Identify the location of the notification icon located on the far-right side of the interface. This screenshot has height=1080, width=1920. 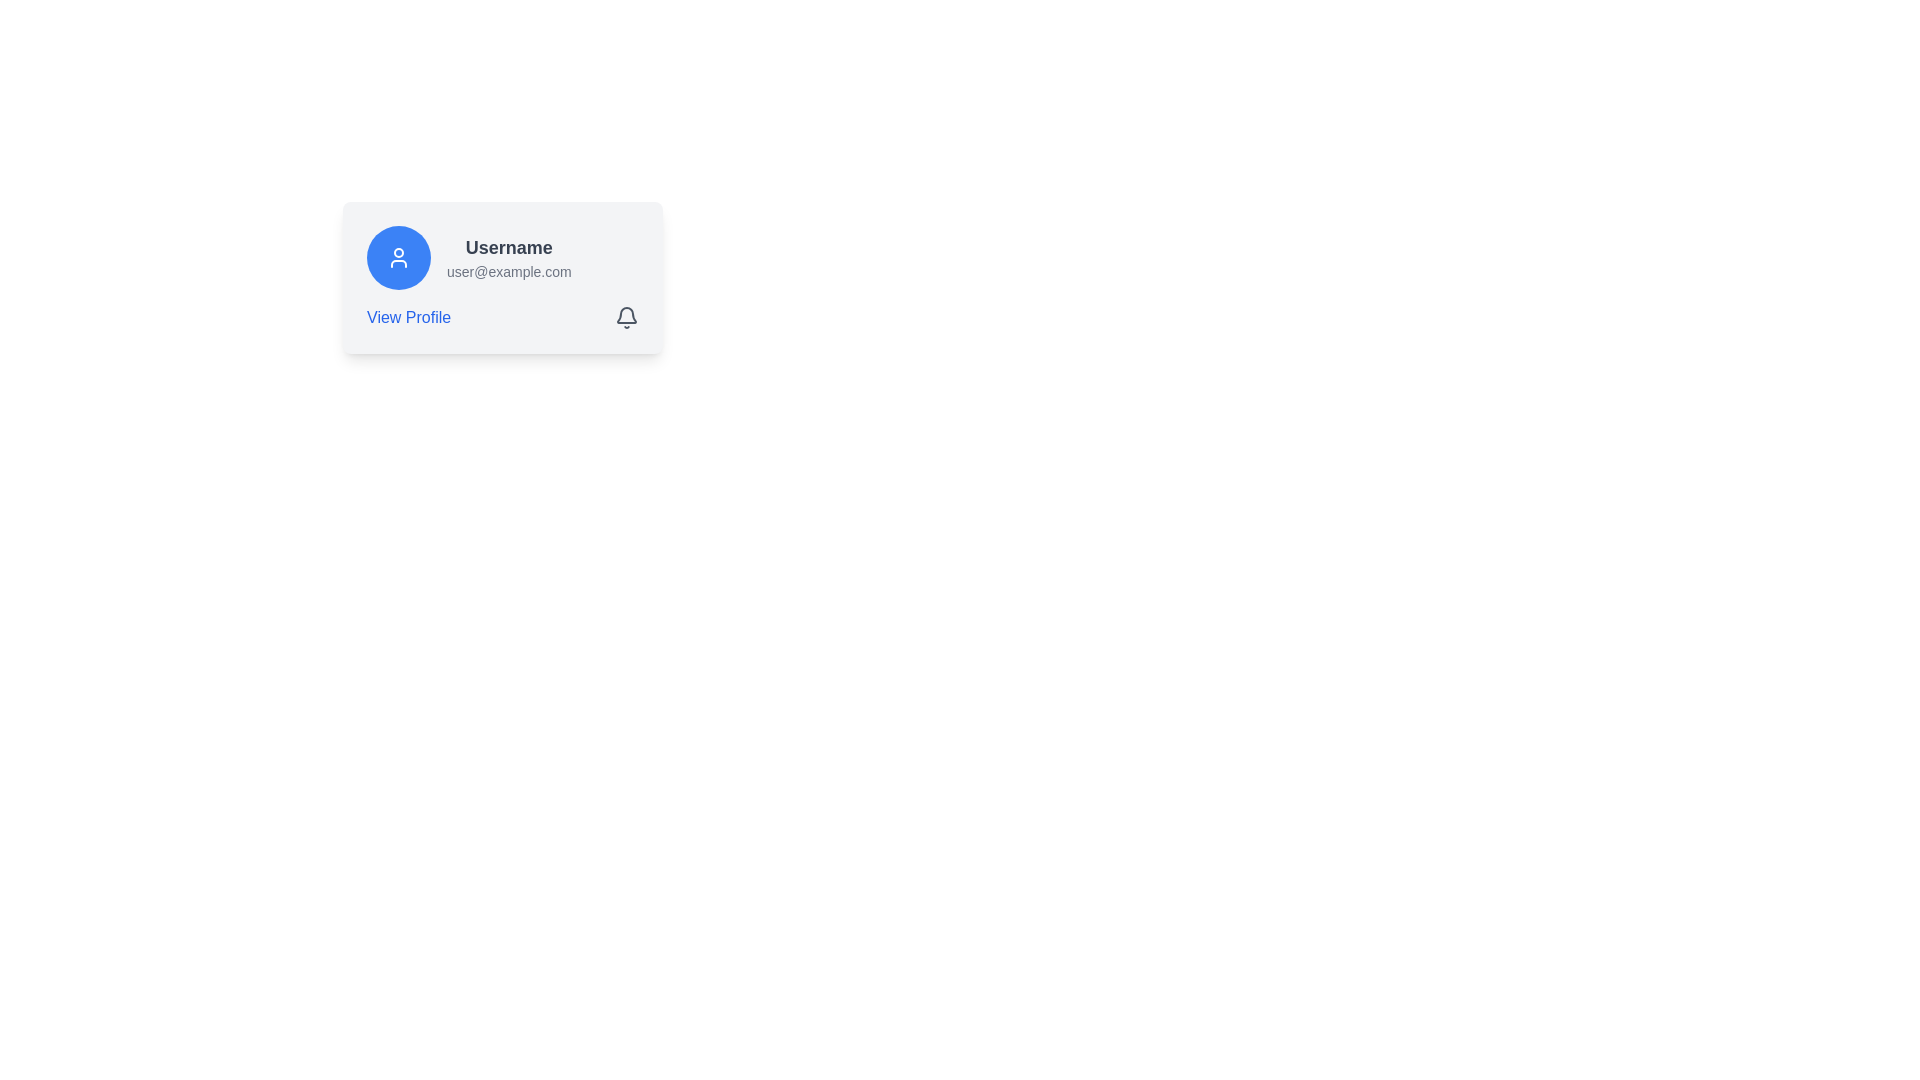
(626, 316).